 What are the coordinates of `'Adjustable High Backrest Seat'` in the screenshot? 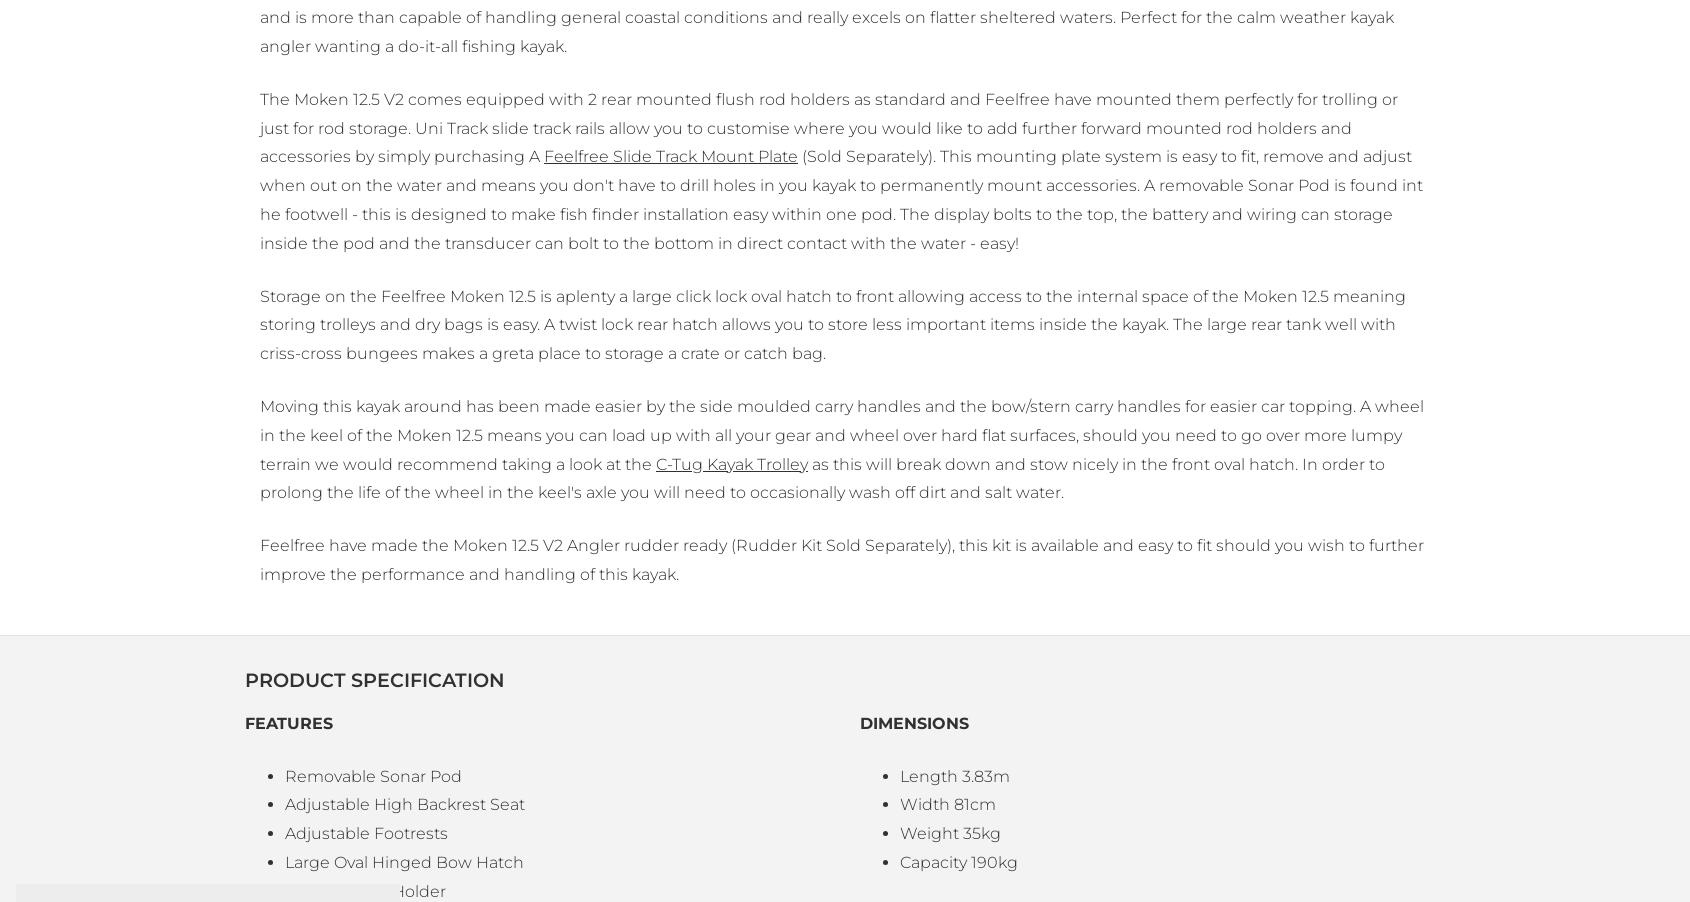 It's located at (403, 803).